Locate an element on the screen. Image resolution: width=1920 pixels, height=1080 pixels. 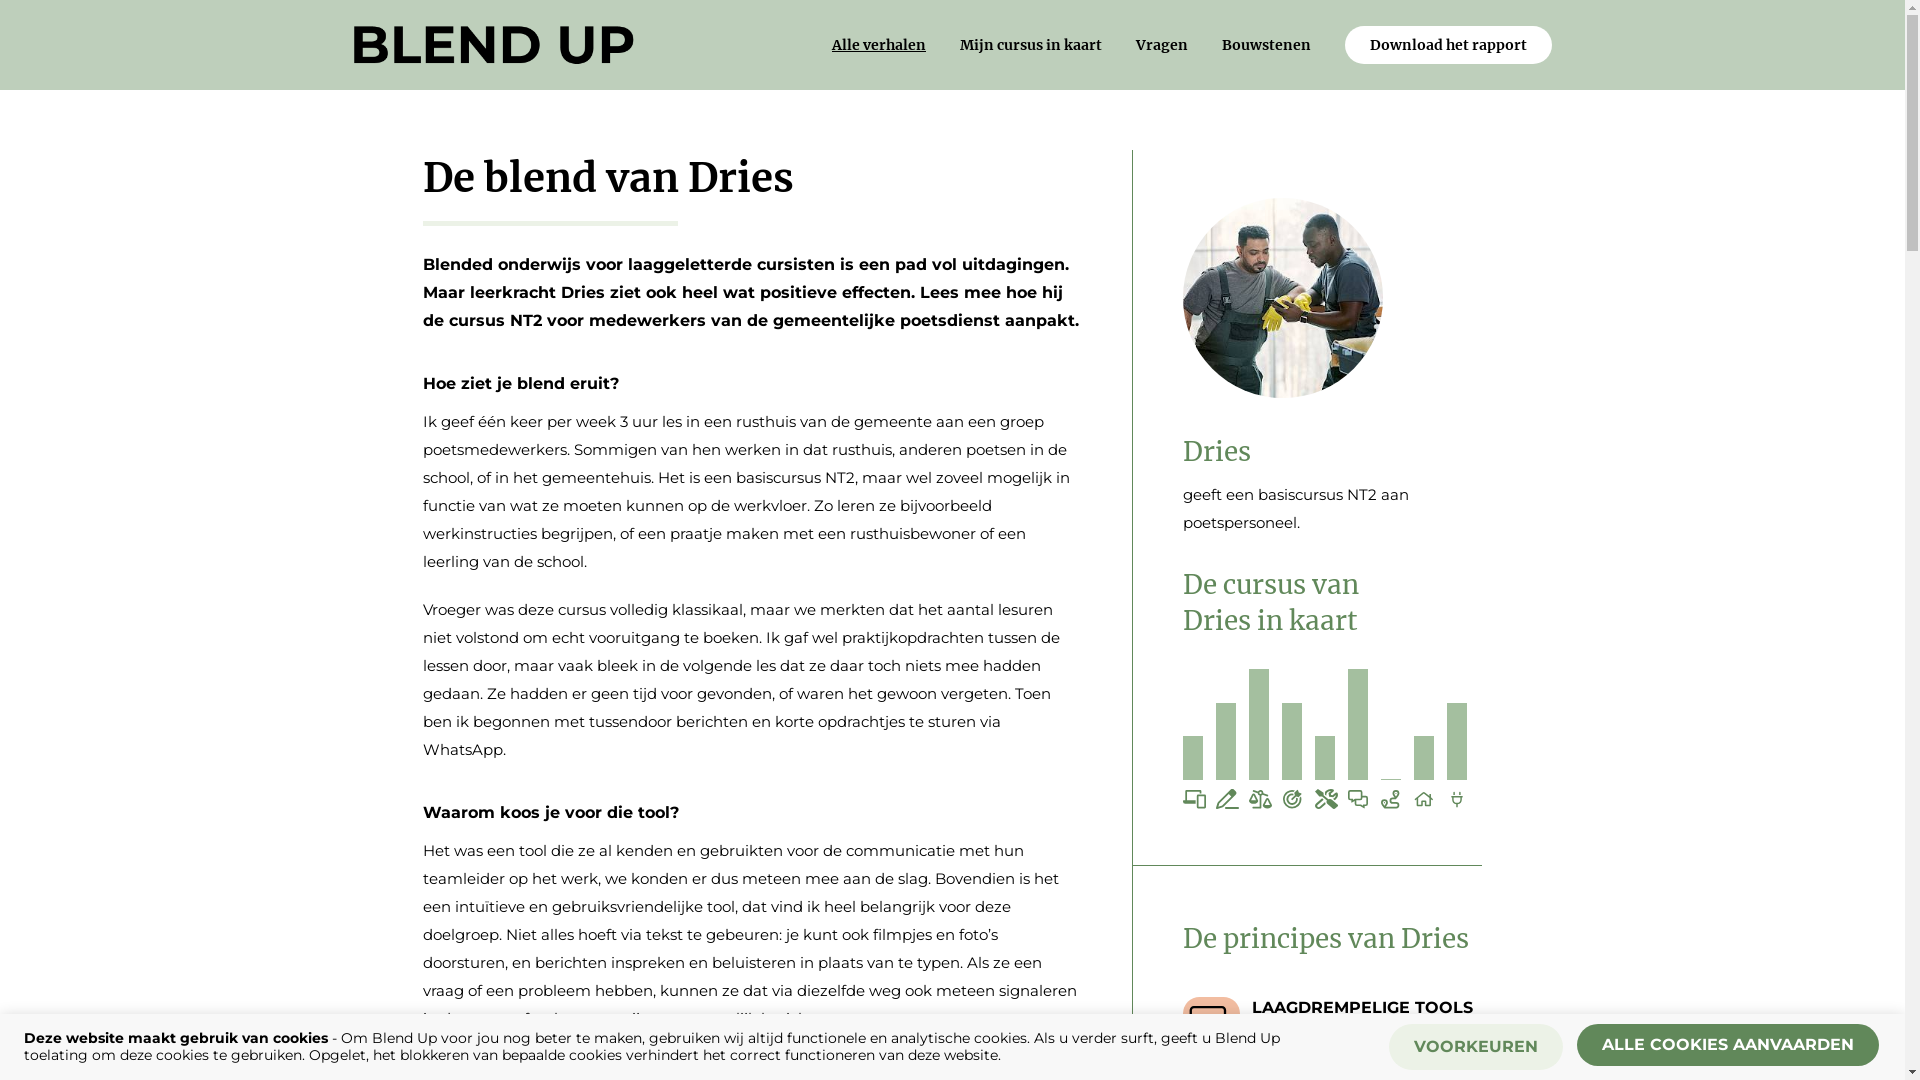
'Vragen' is located at coordinates (1161, 45).